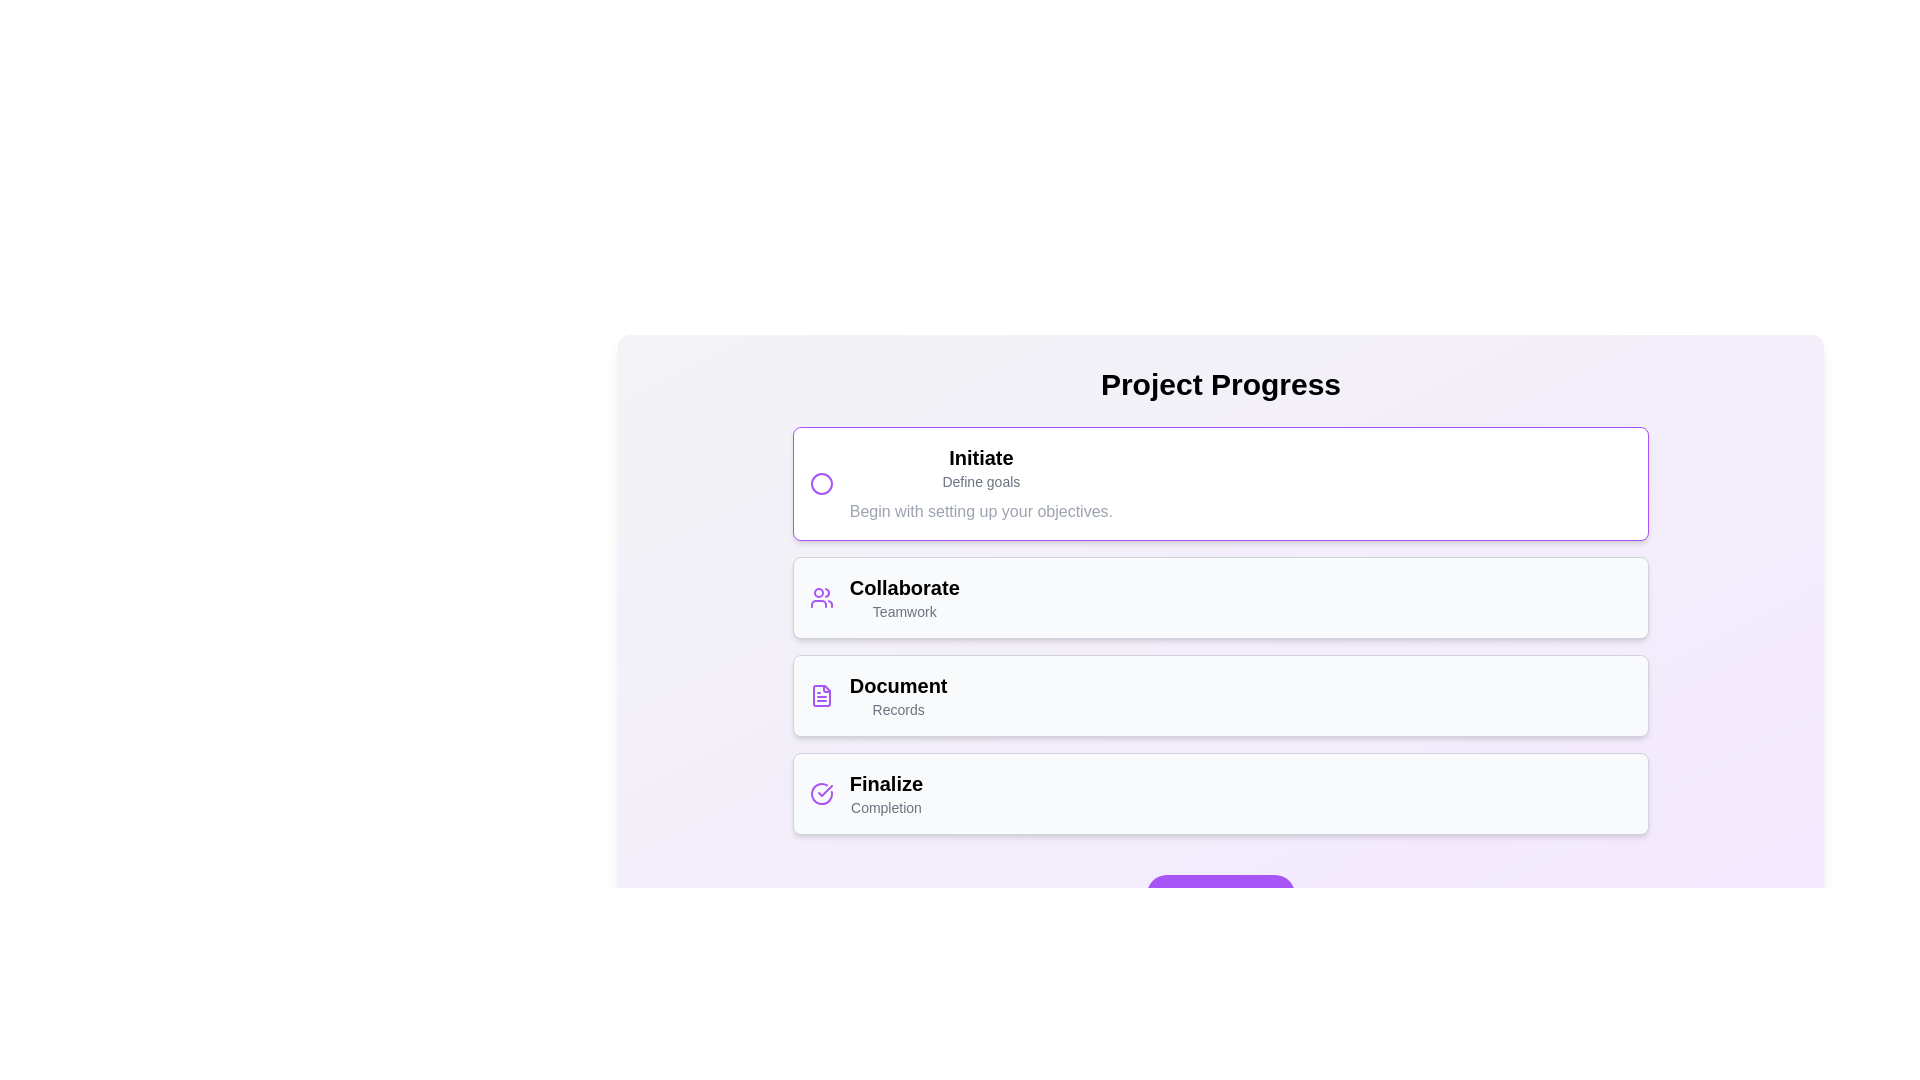 The width and height of the screenshot is (1920, 1080). What do you see at coordinates (981, 511) in the screenshot?
I see `the static text display that provides a brief description or instruction related to the goals of the 'Initiate' stage in the project progress, located beneath the main title 'Project Progress'` at bounding box center [981, 511].